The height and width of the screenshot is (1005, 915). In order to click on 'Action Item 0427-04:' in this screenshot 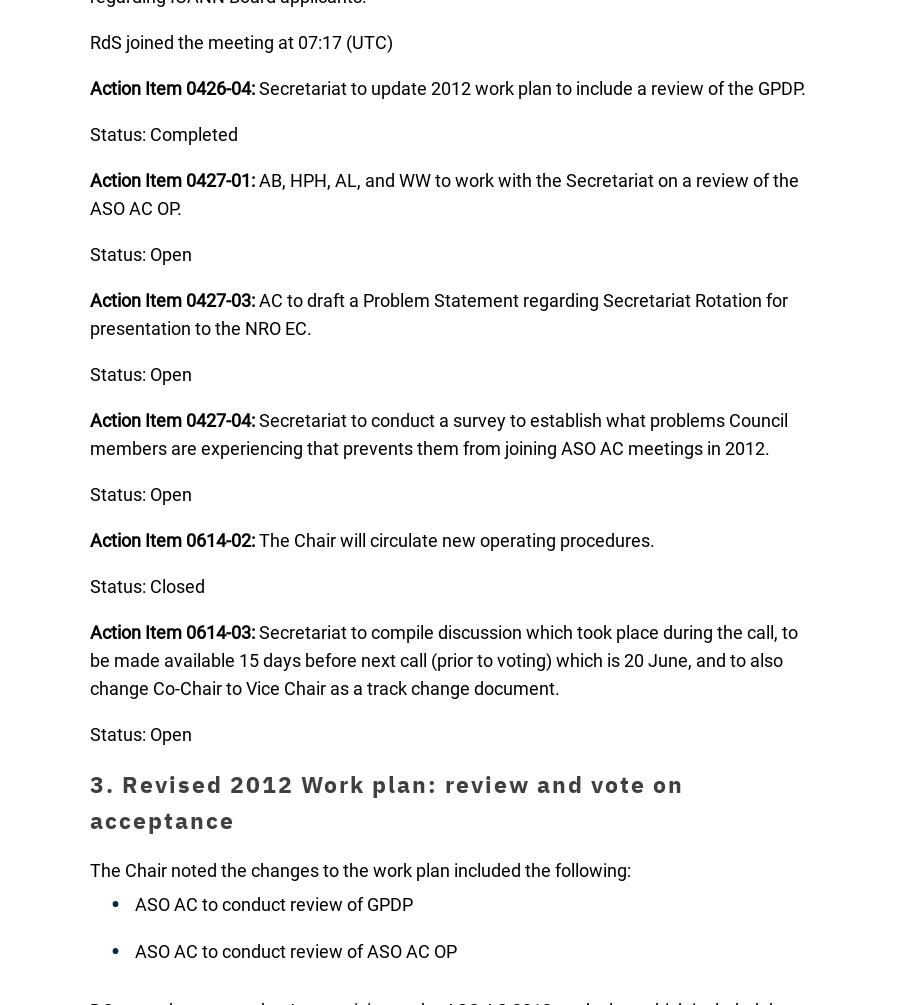, I will do `click(171, 420)`.